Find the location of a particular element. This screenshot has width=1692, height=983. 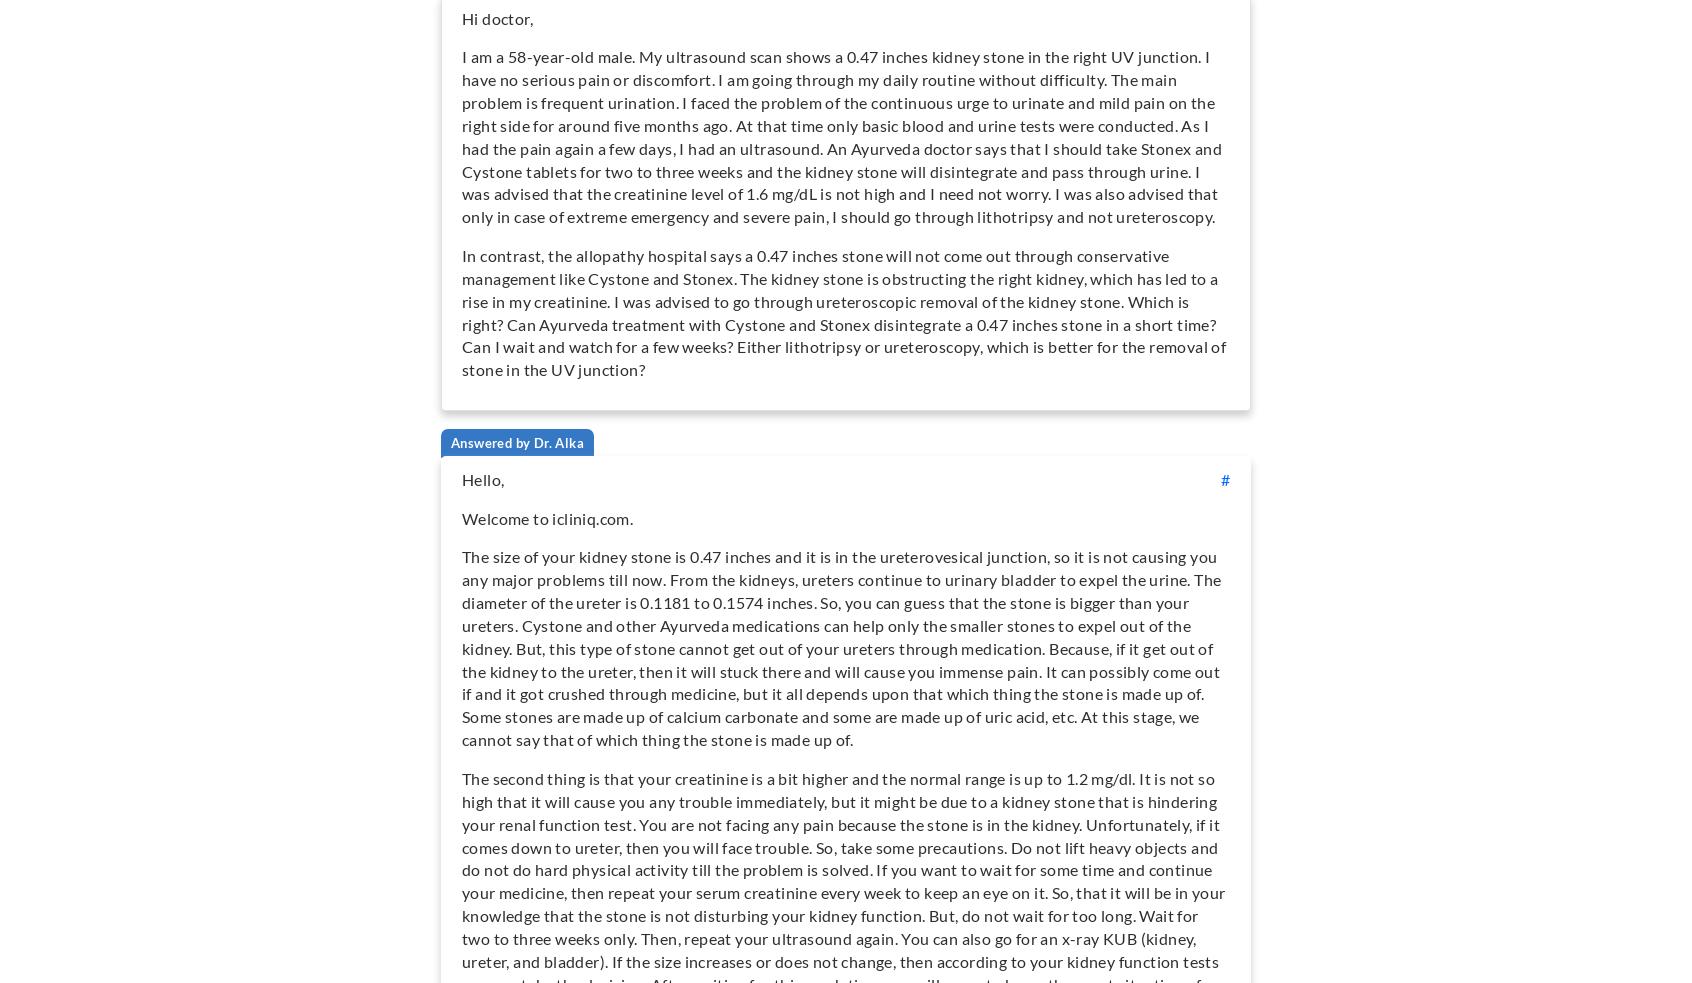

'More...' is located at coordinates (937, 402).